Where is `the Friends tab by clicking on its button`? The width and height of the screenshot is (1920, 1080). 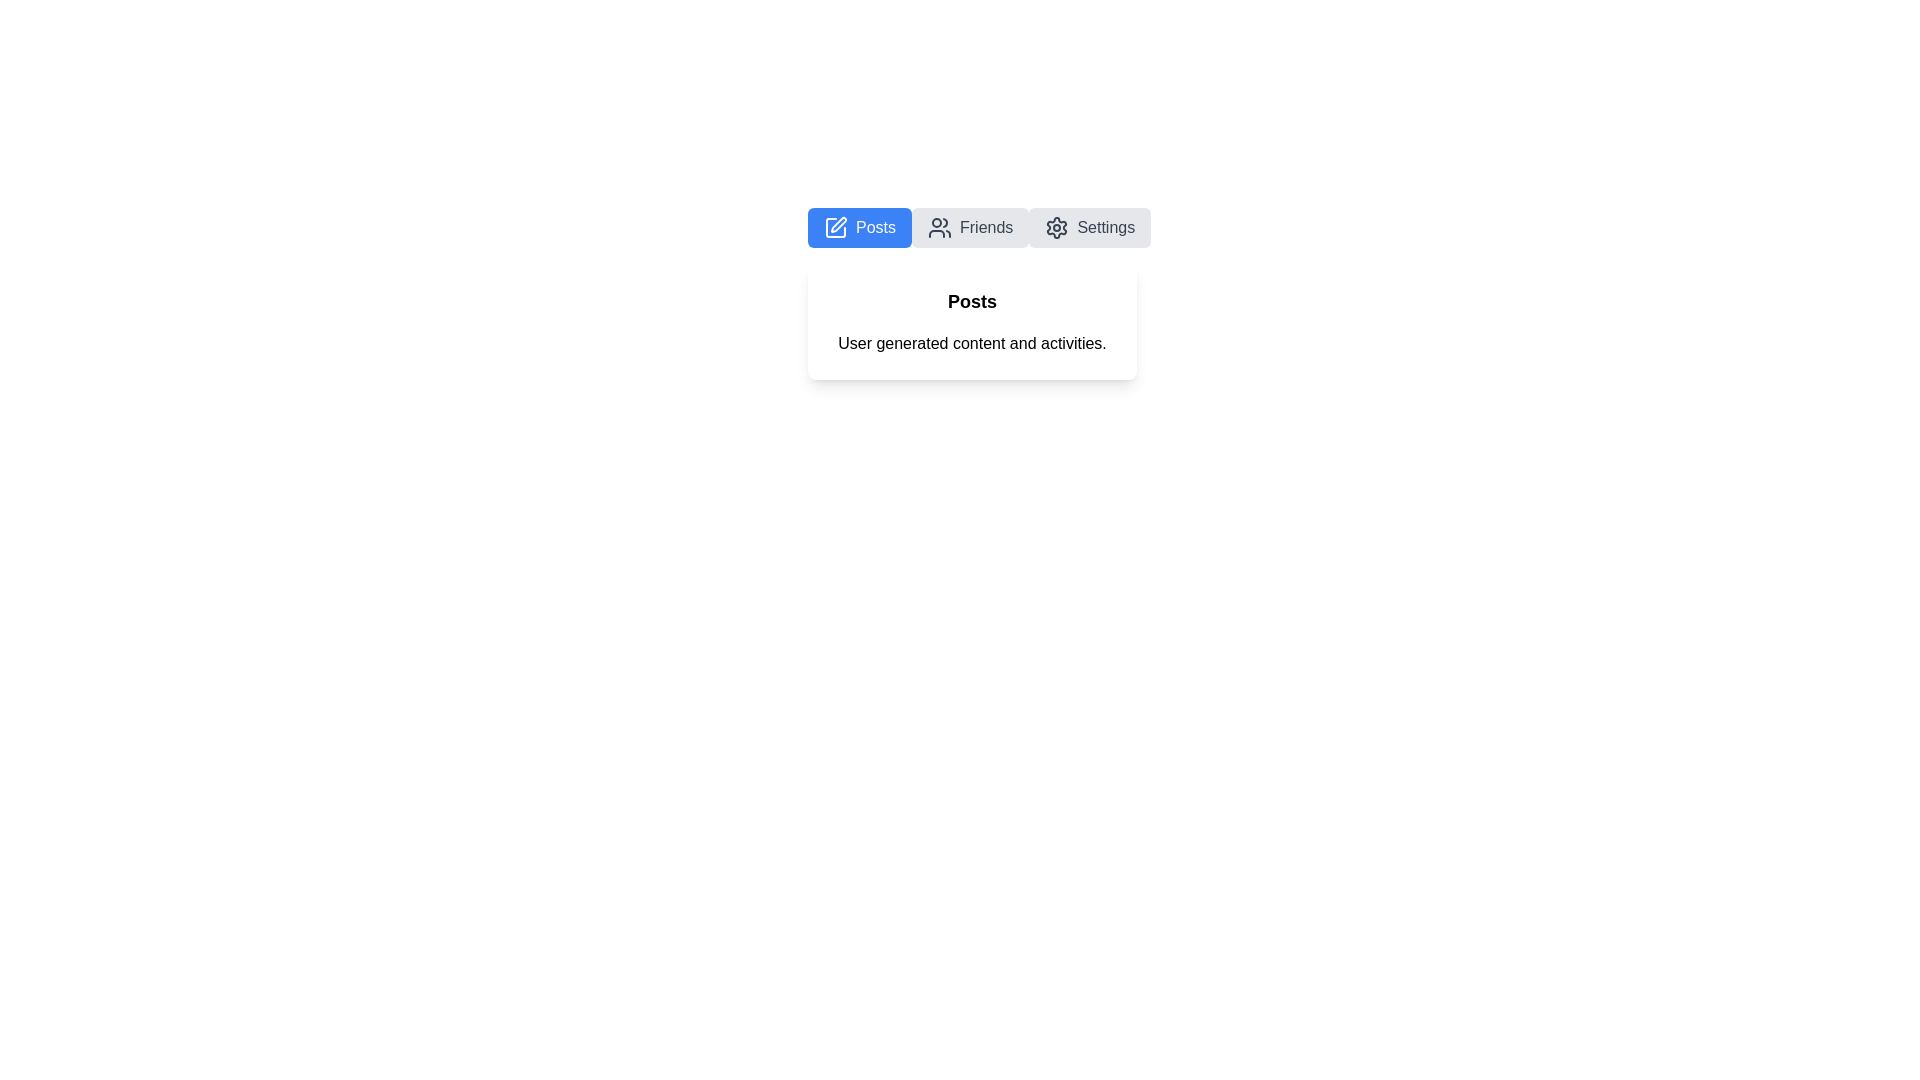
the Friends tab by clicking on its button is located at coordinates (969, 226).